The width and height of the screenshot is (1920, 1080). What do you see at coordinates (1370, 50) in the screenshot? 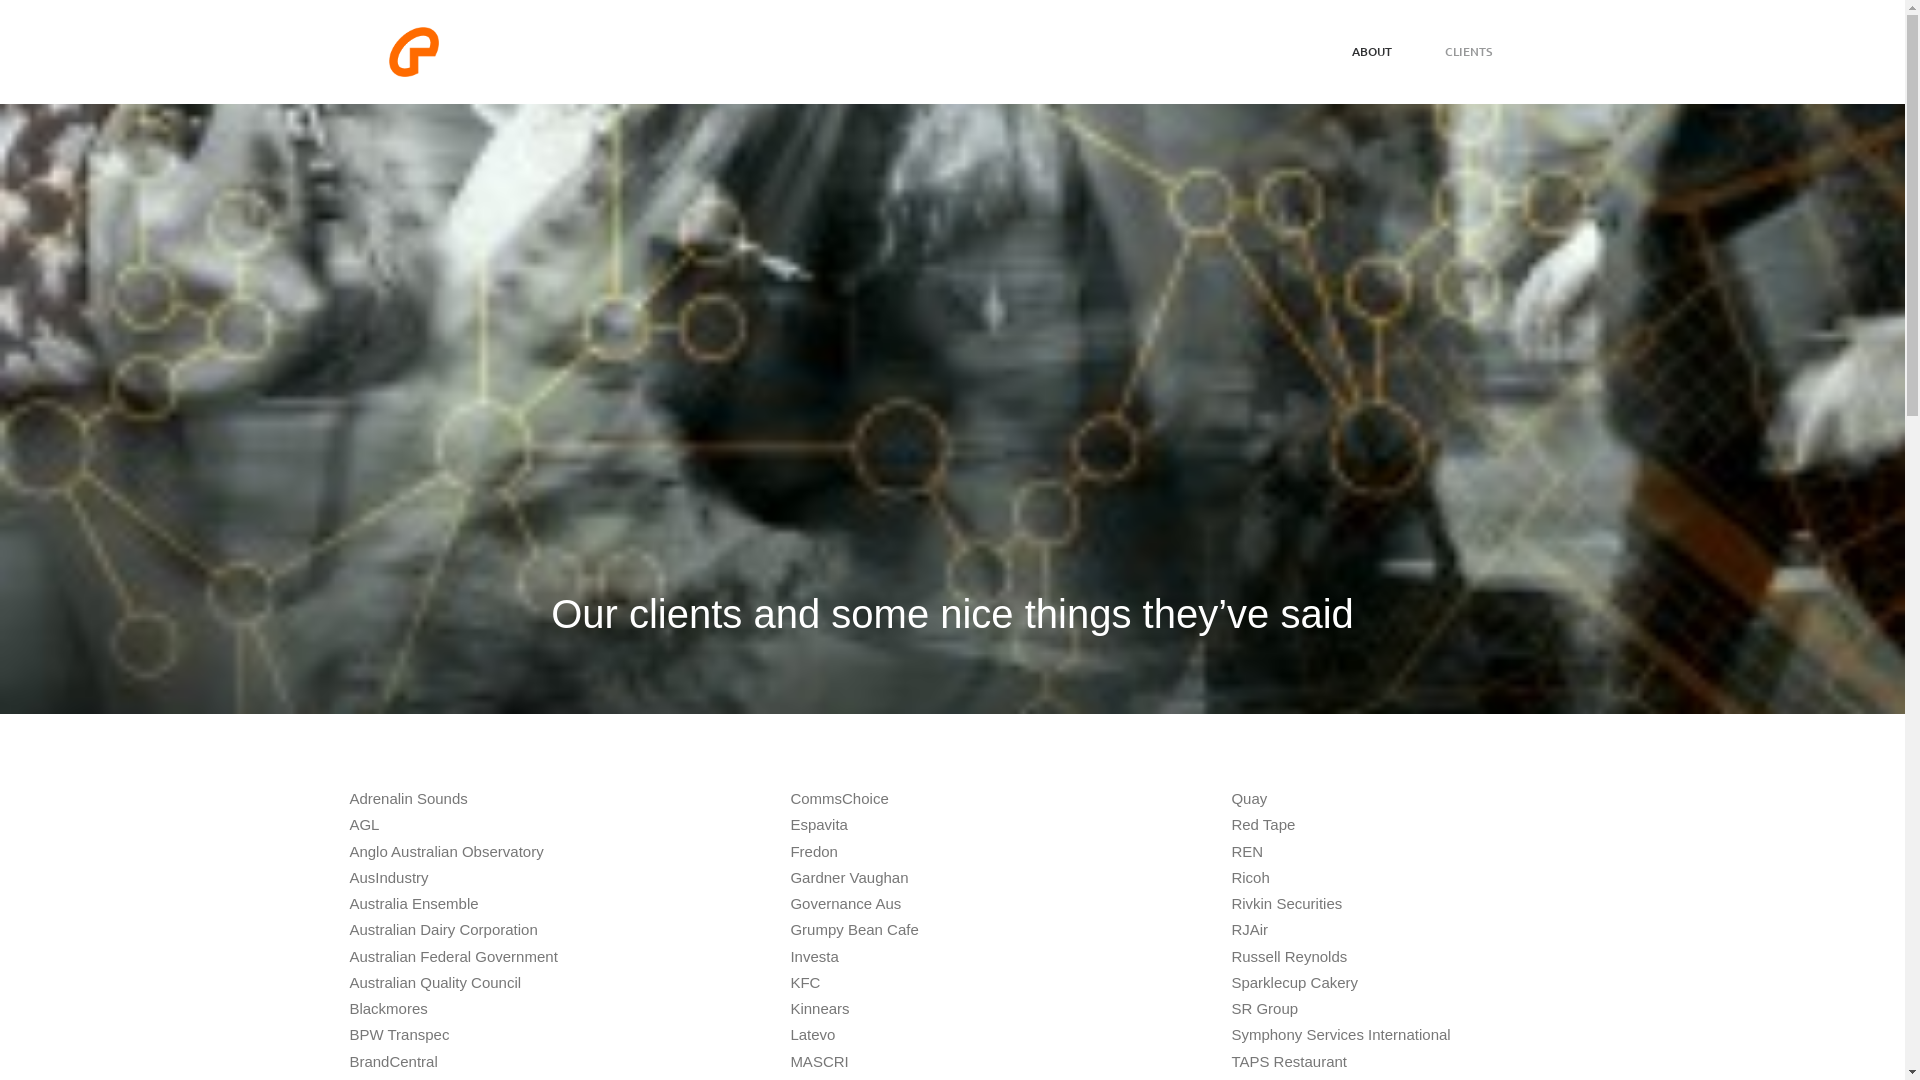
I see `'ABOUT'` at bounding box center [1370, 50].